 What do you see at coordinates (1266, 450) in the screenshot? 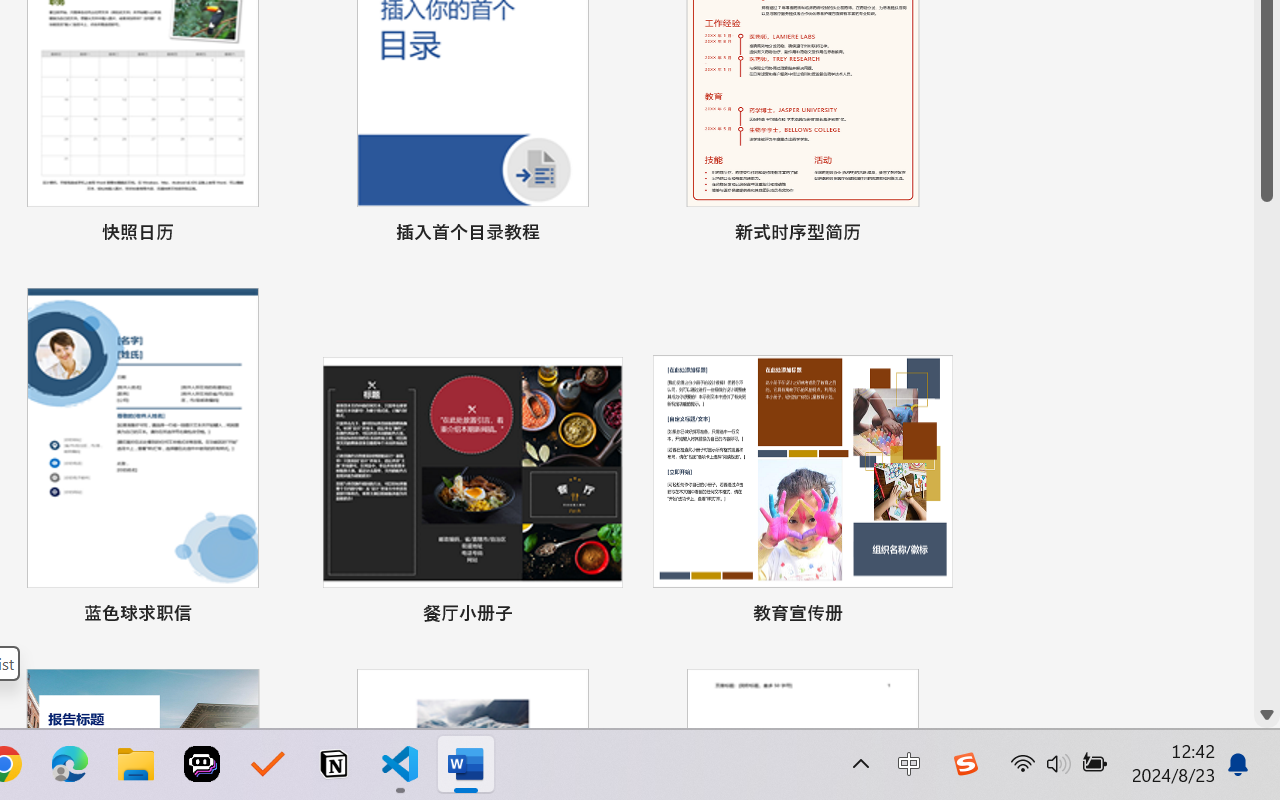
I see `'Page down'` at bounding box center [1266, 450].